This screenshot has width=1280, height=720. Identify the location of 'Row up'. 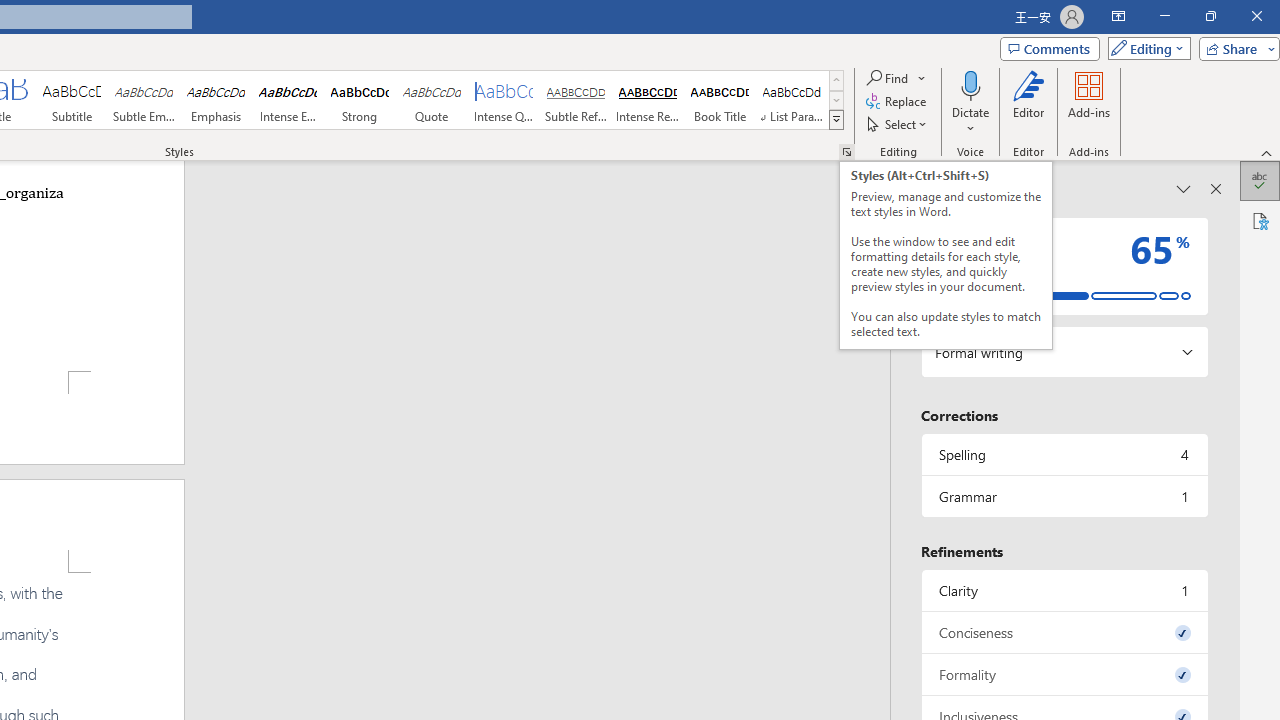
(836, 79).